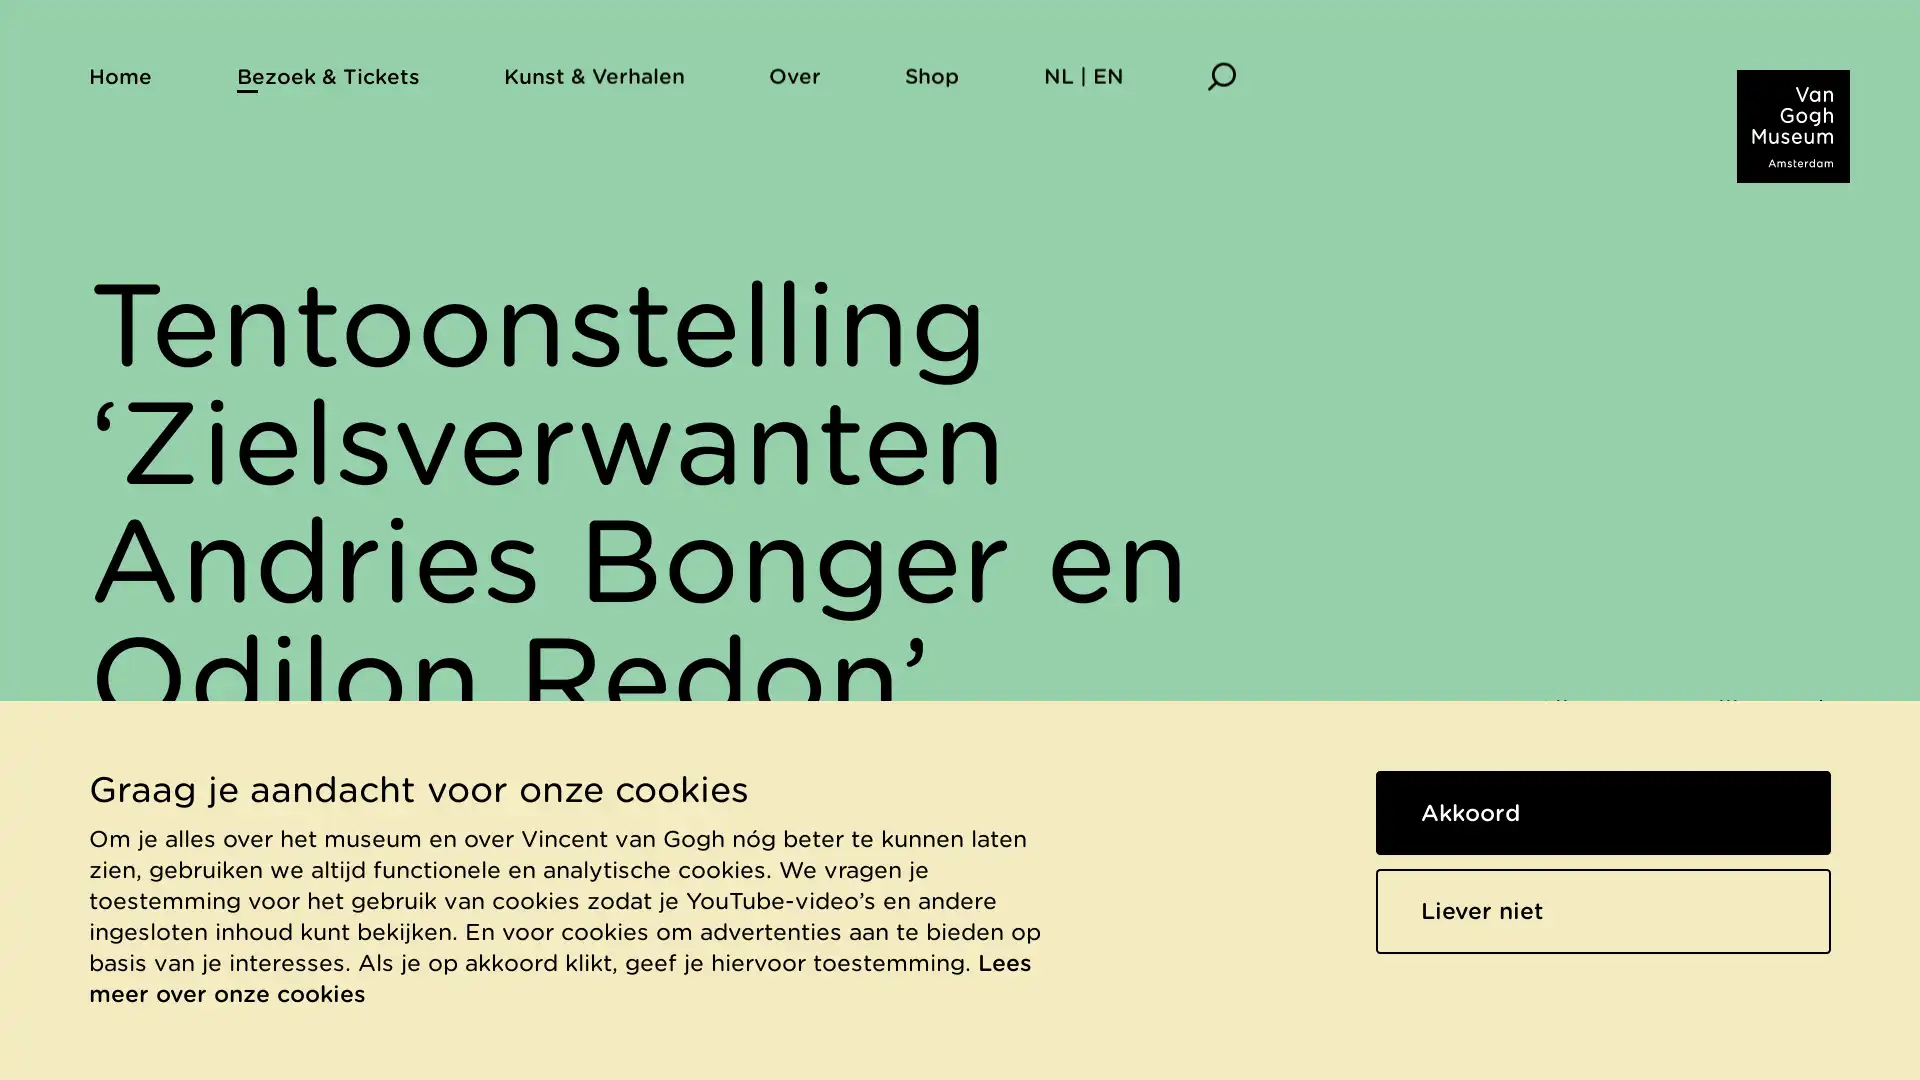 The width and height of the screenshot is (1920, 1080). I want to click on Zoeken, so click(1220, 75).